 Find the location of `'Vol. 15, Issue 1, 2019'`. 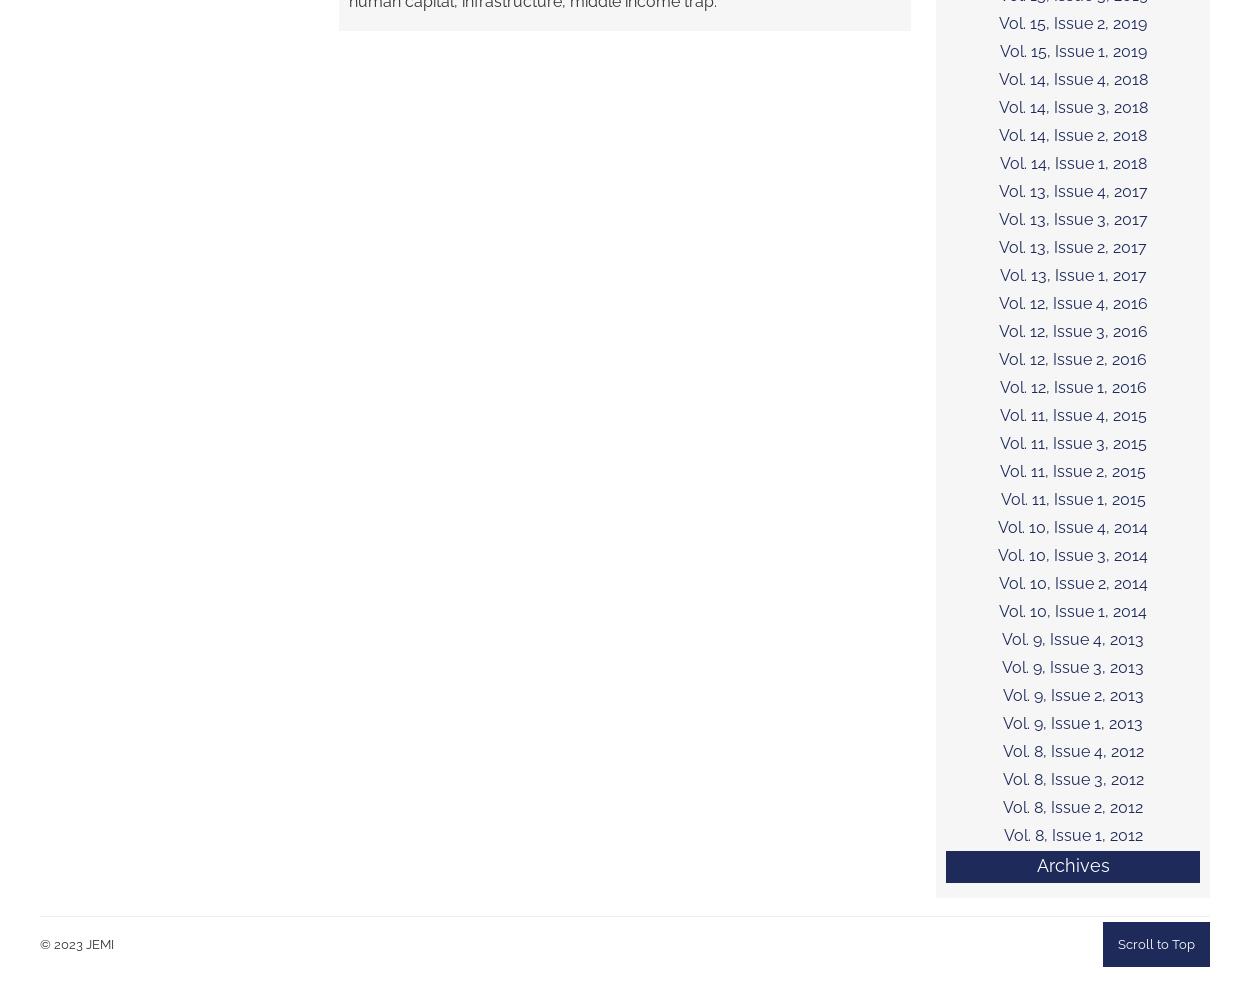

'Vol. 15, Issue 1, 2019' is located at coordinates (998, 51).